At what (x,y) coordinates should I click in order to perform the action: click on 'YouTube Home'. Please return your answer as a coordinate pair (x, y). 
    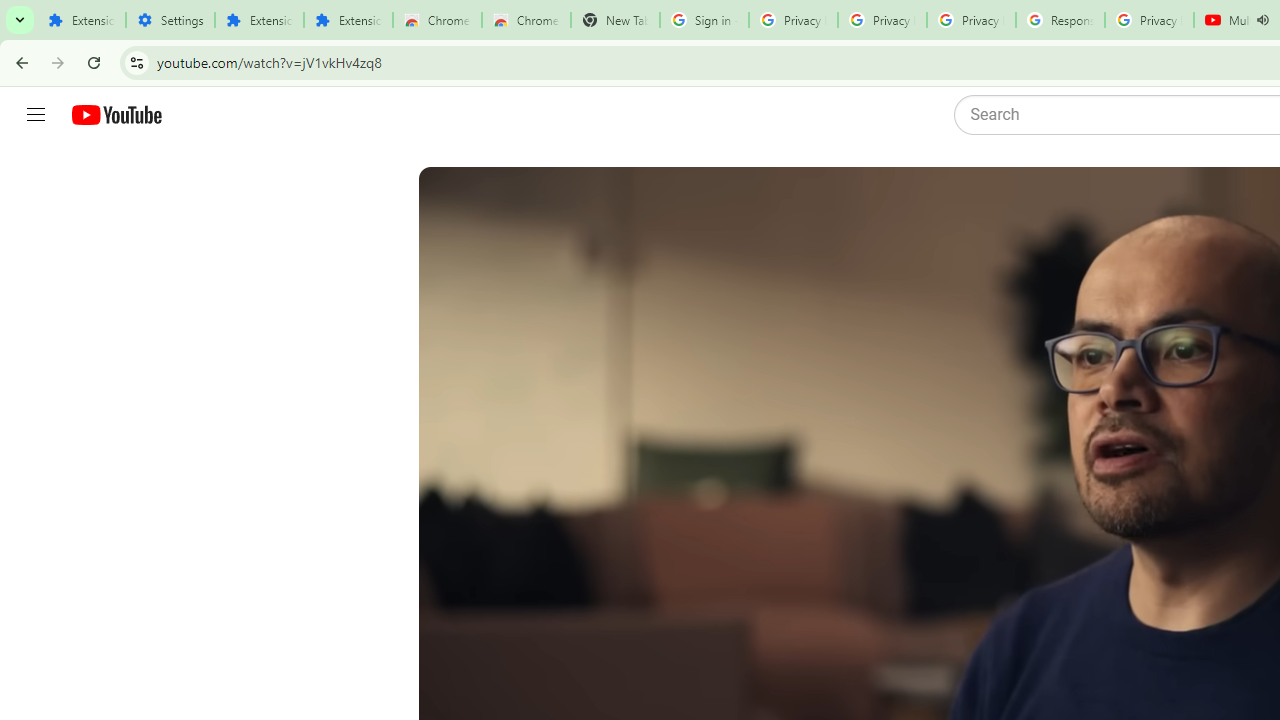
    Looking at the image, I should click on (115, 115).